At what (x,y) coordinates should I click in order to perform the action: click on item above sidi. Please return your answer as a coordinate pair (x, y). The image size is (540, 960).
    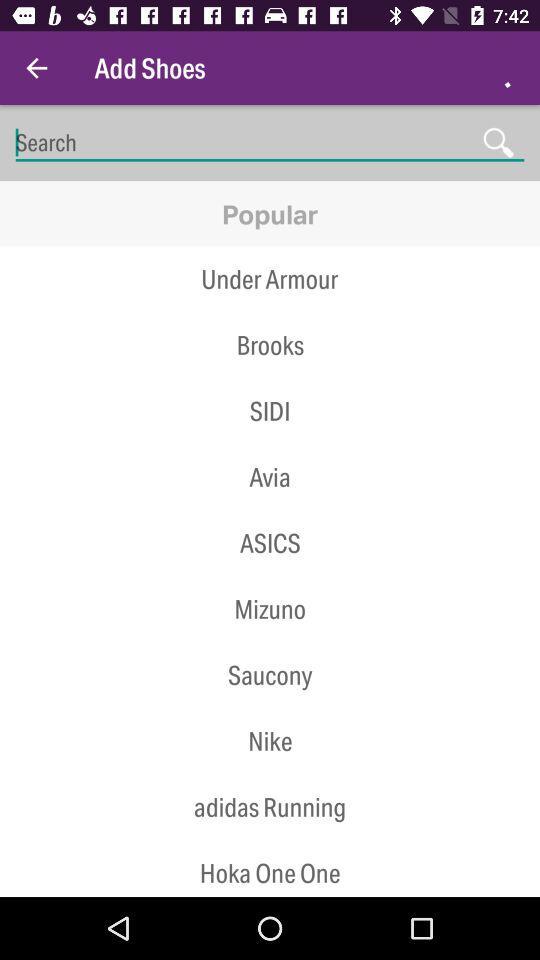
    Looking at the image, I should click on (270, 377).